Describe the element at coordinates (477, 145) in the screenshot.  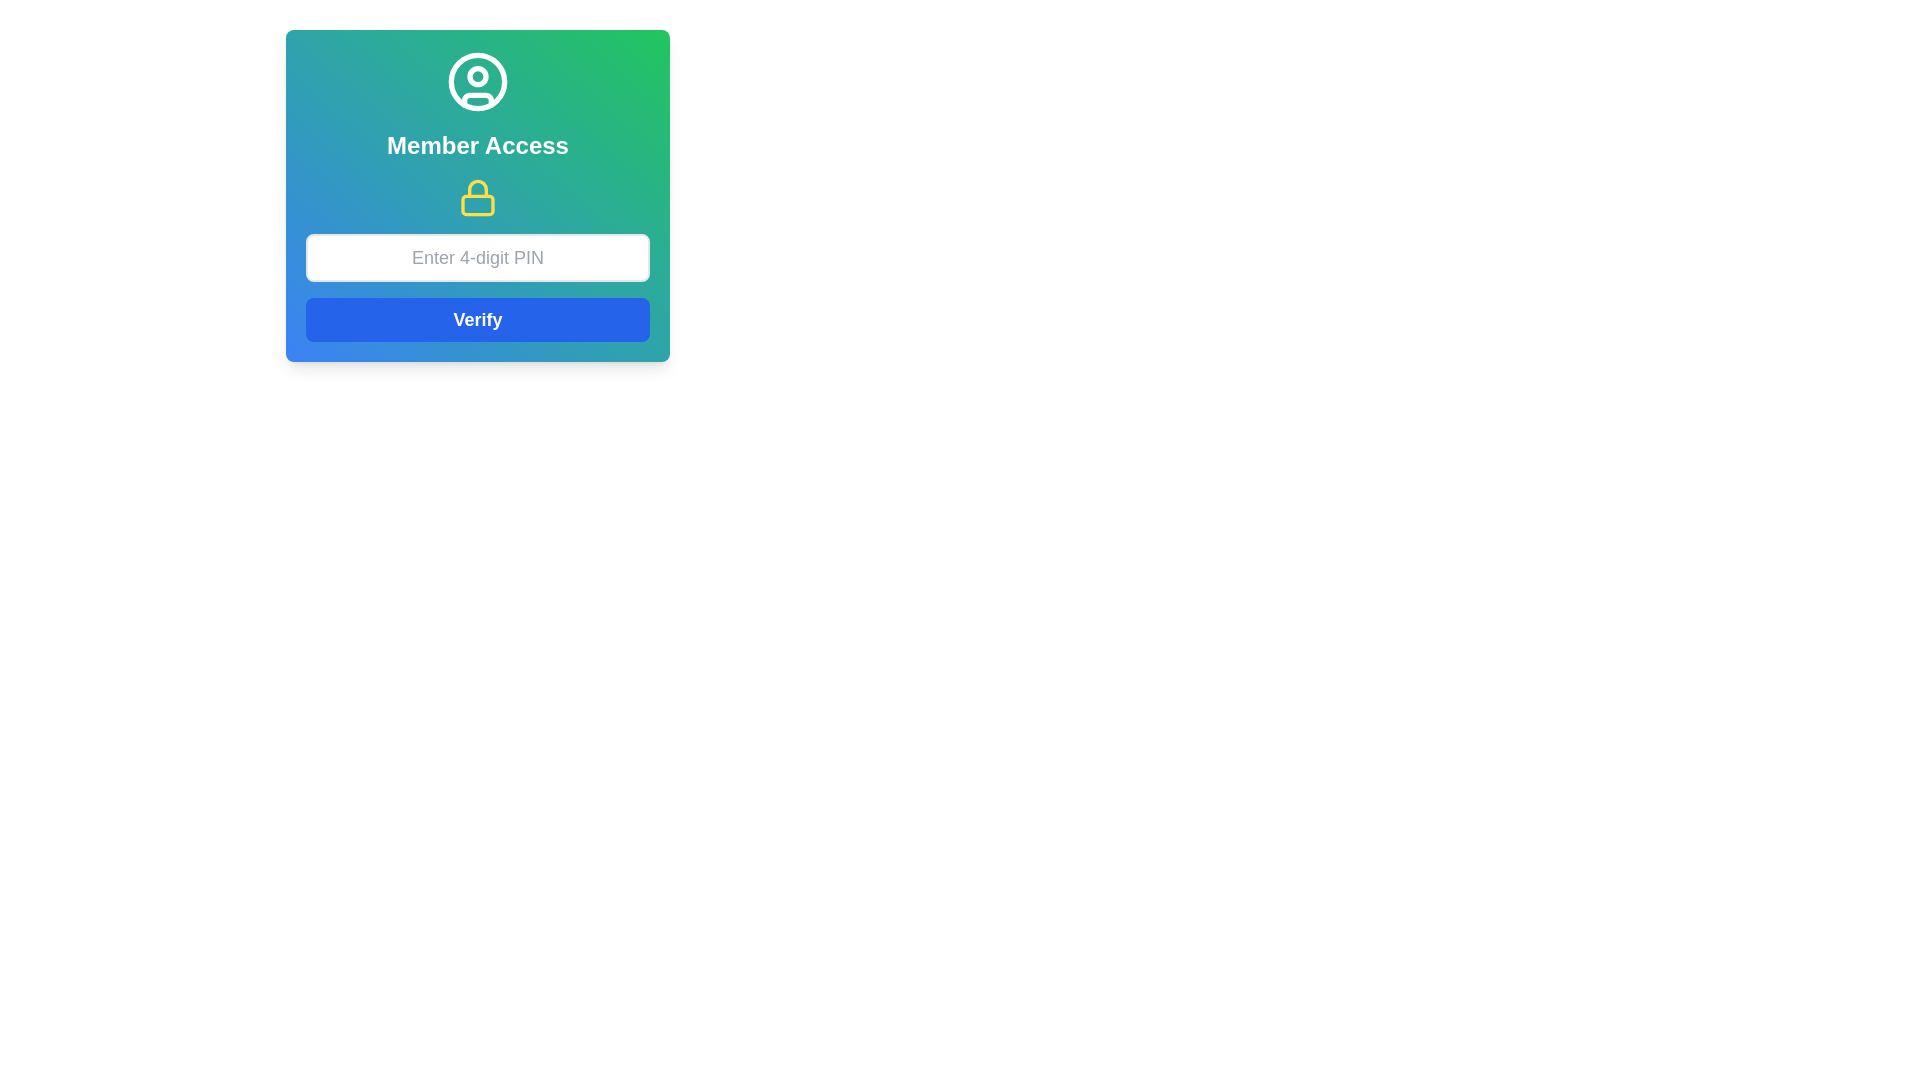
I see `the static text label displaying 'Member Access', which is centrally located within a card interface, below a user icon and above a lock icon` at that location.